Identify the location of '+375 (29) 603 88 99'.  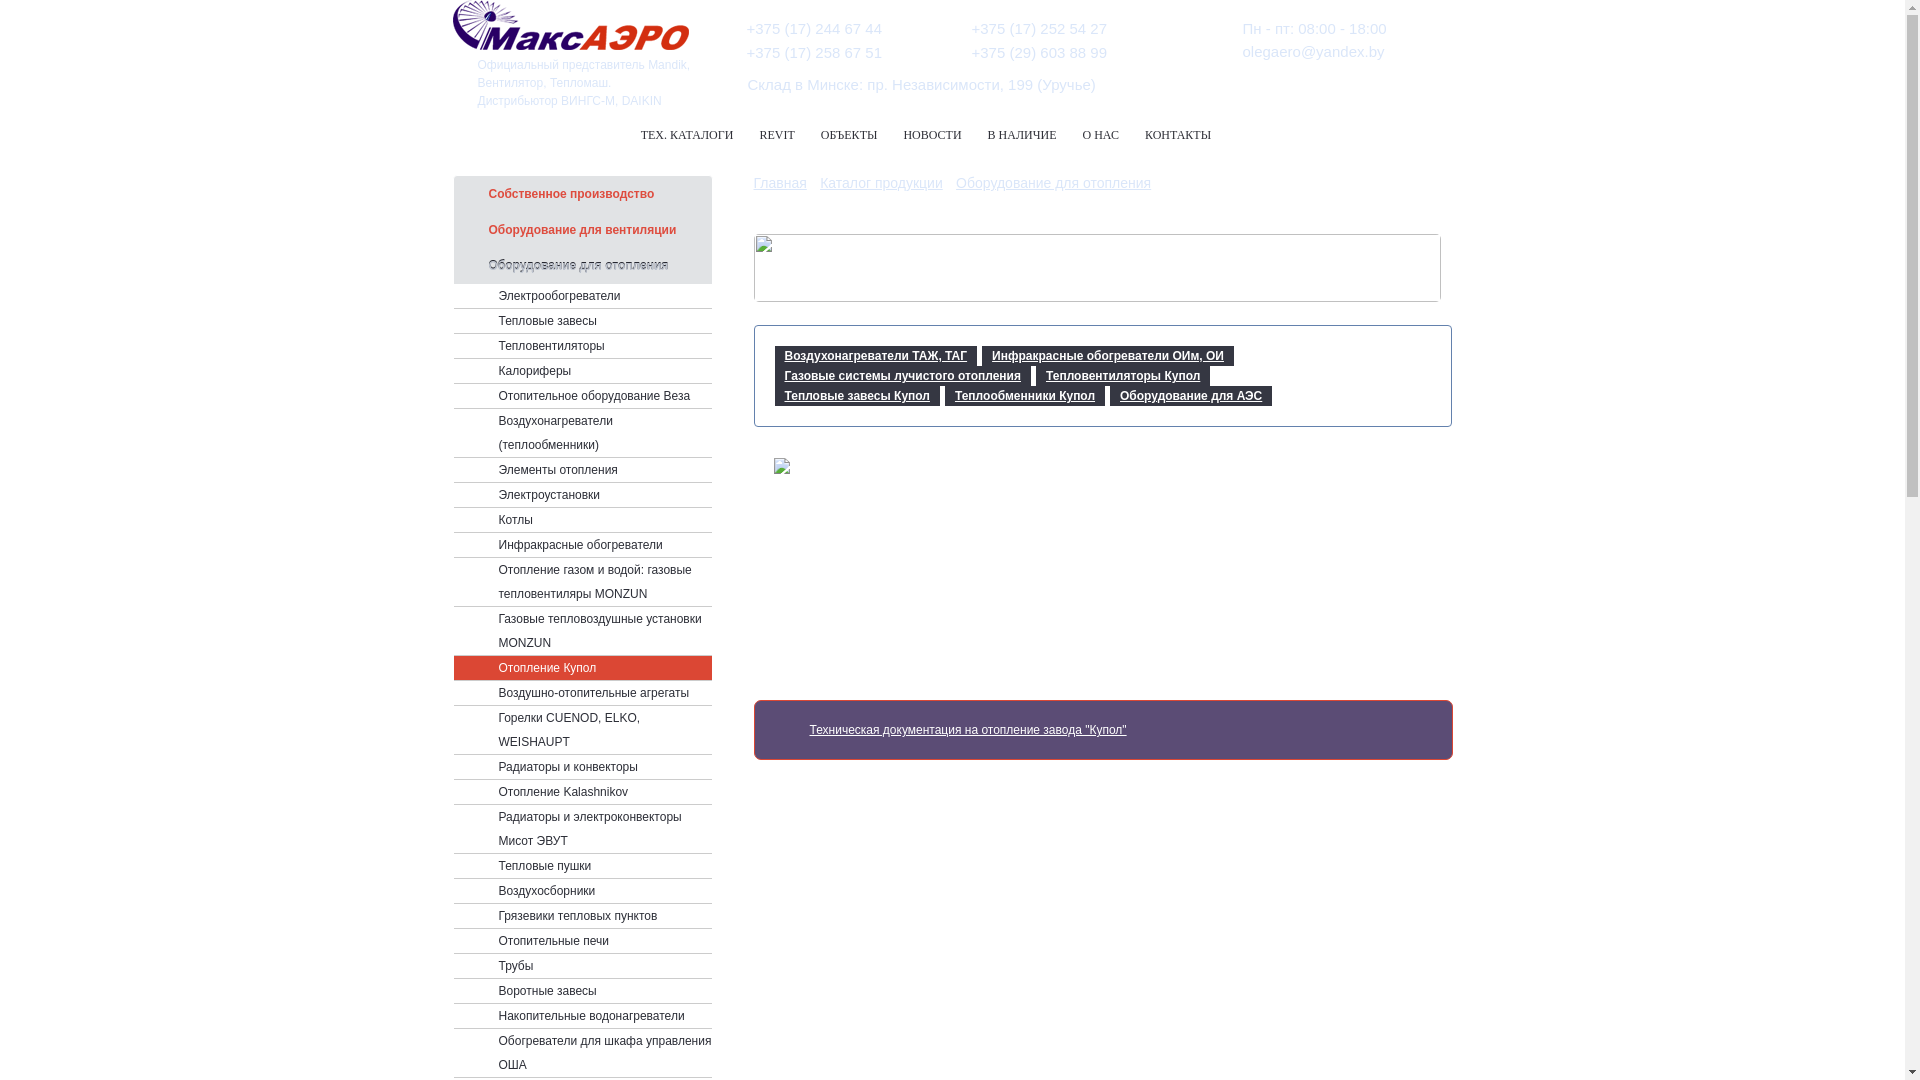
(971, 51).